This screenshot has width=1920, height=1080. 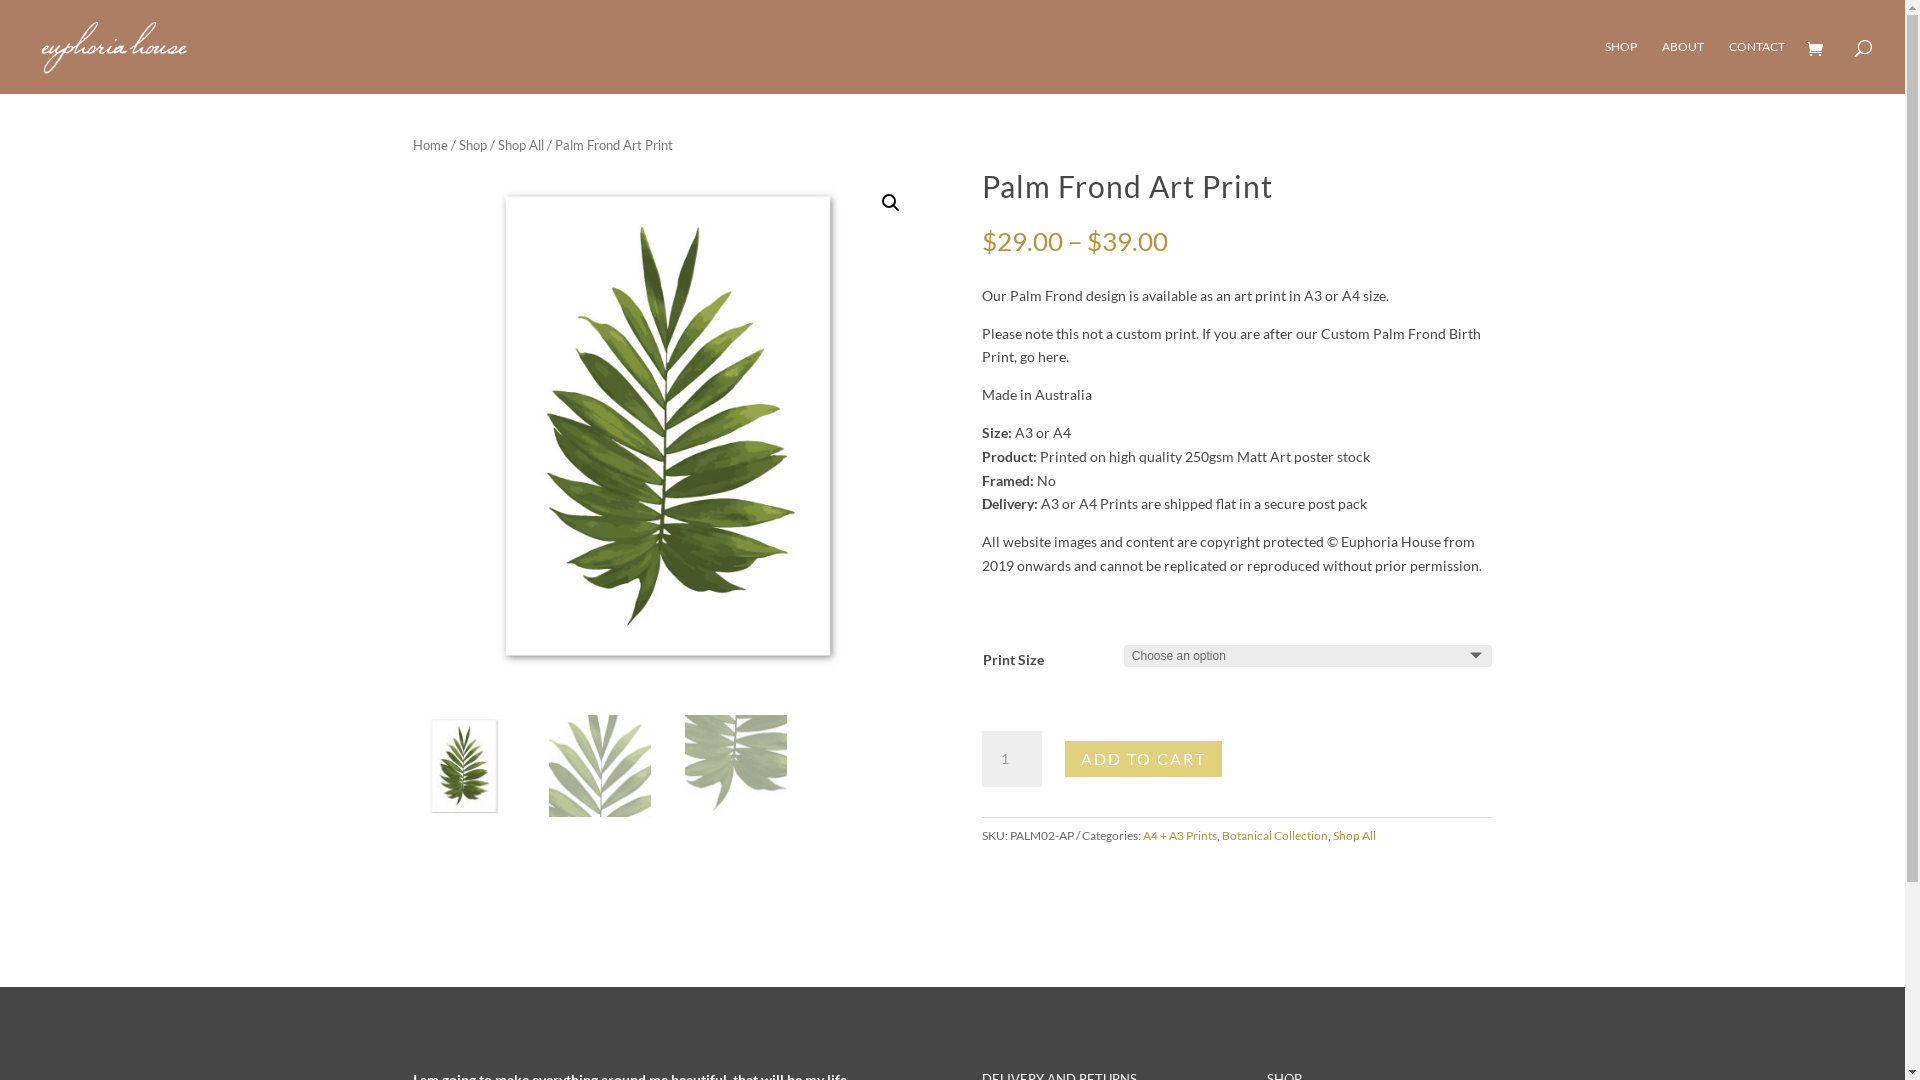 What do you see at coordinates (428, 144) in the screenshot?
I see `'Home'` at bounding box center [428, 144].